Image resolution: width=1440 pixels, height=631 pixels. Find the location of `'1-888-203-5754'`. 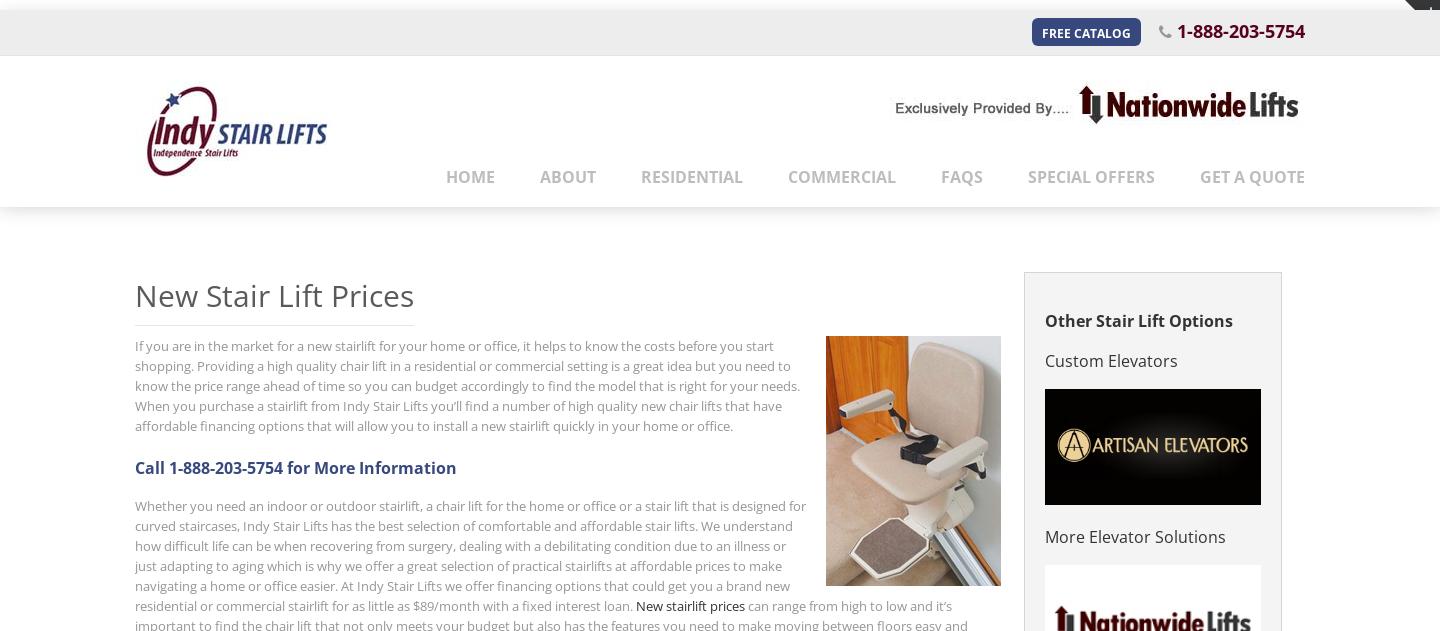

'1-888-203-5754' is located at coordinates (1237, 29).